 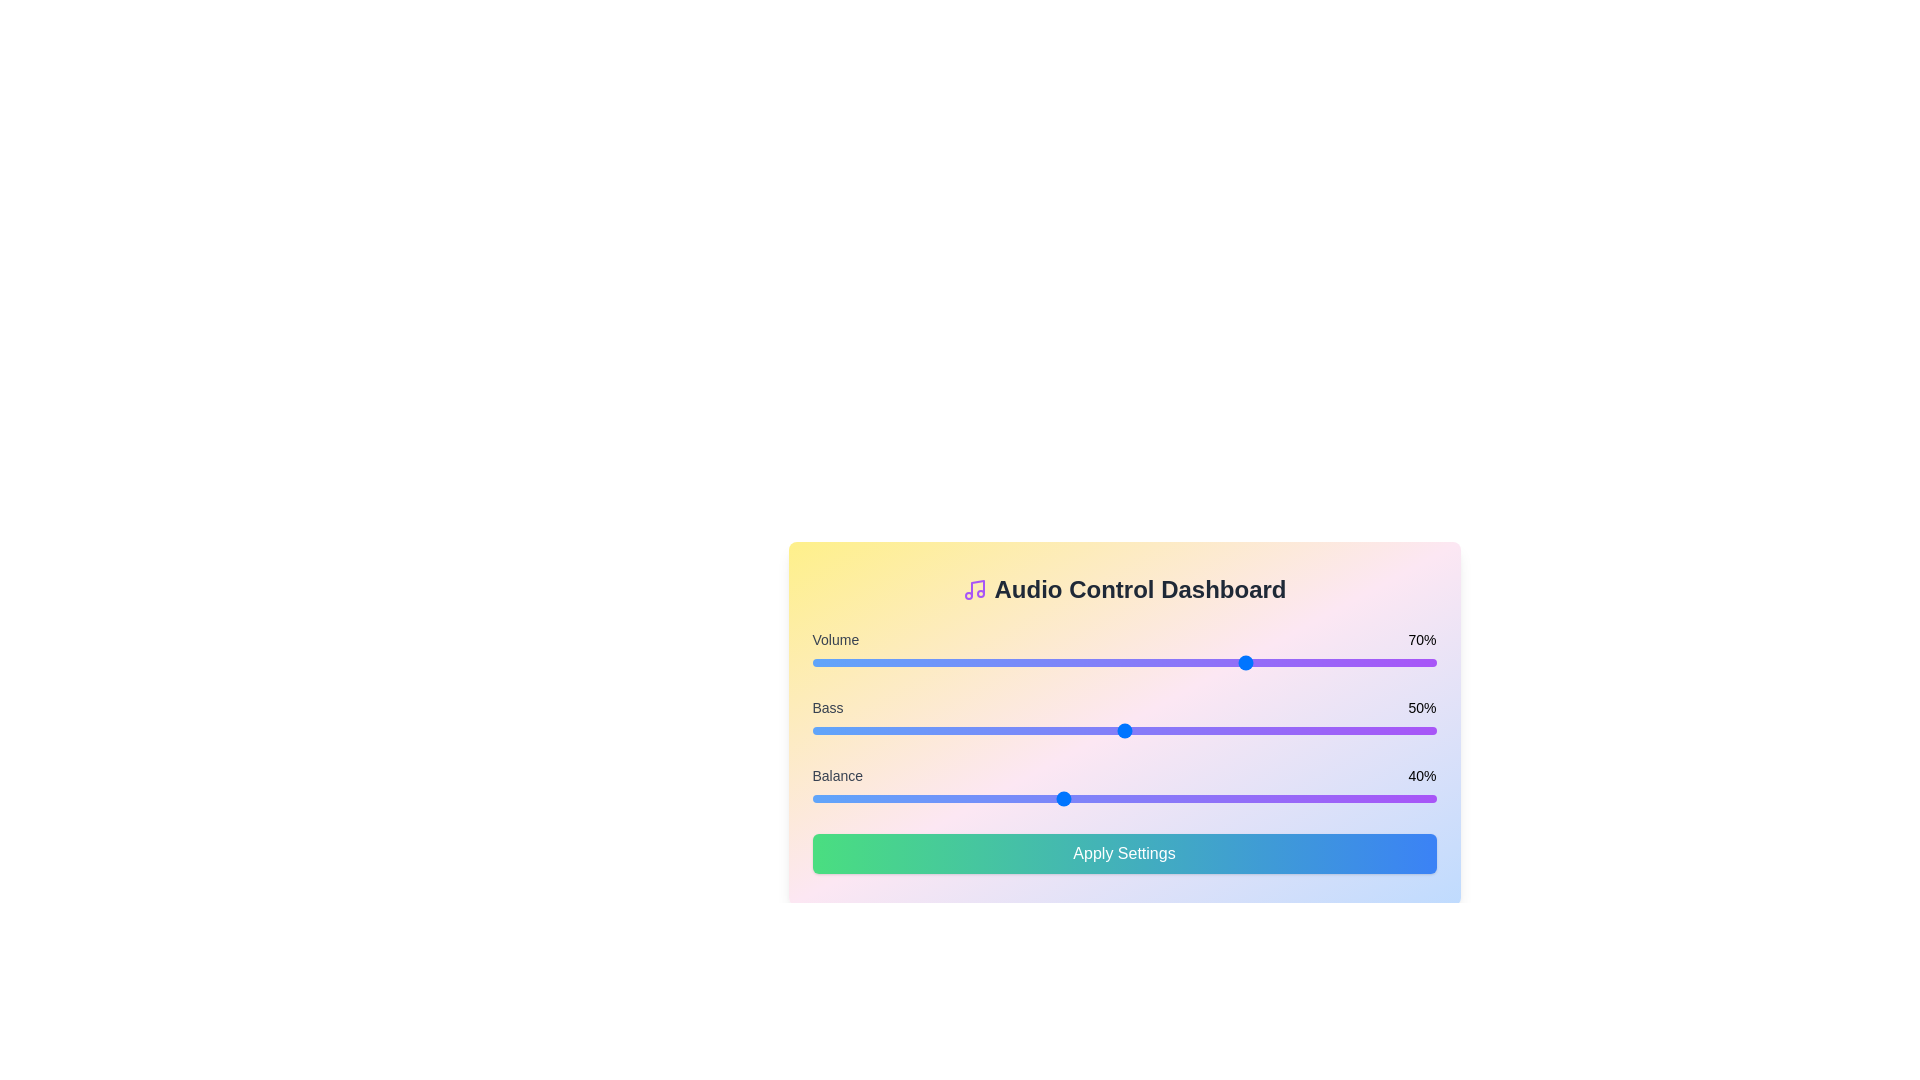 I want to click on balance, so click(x=1054, y=797).